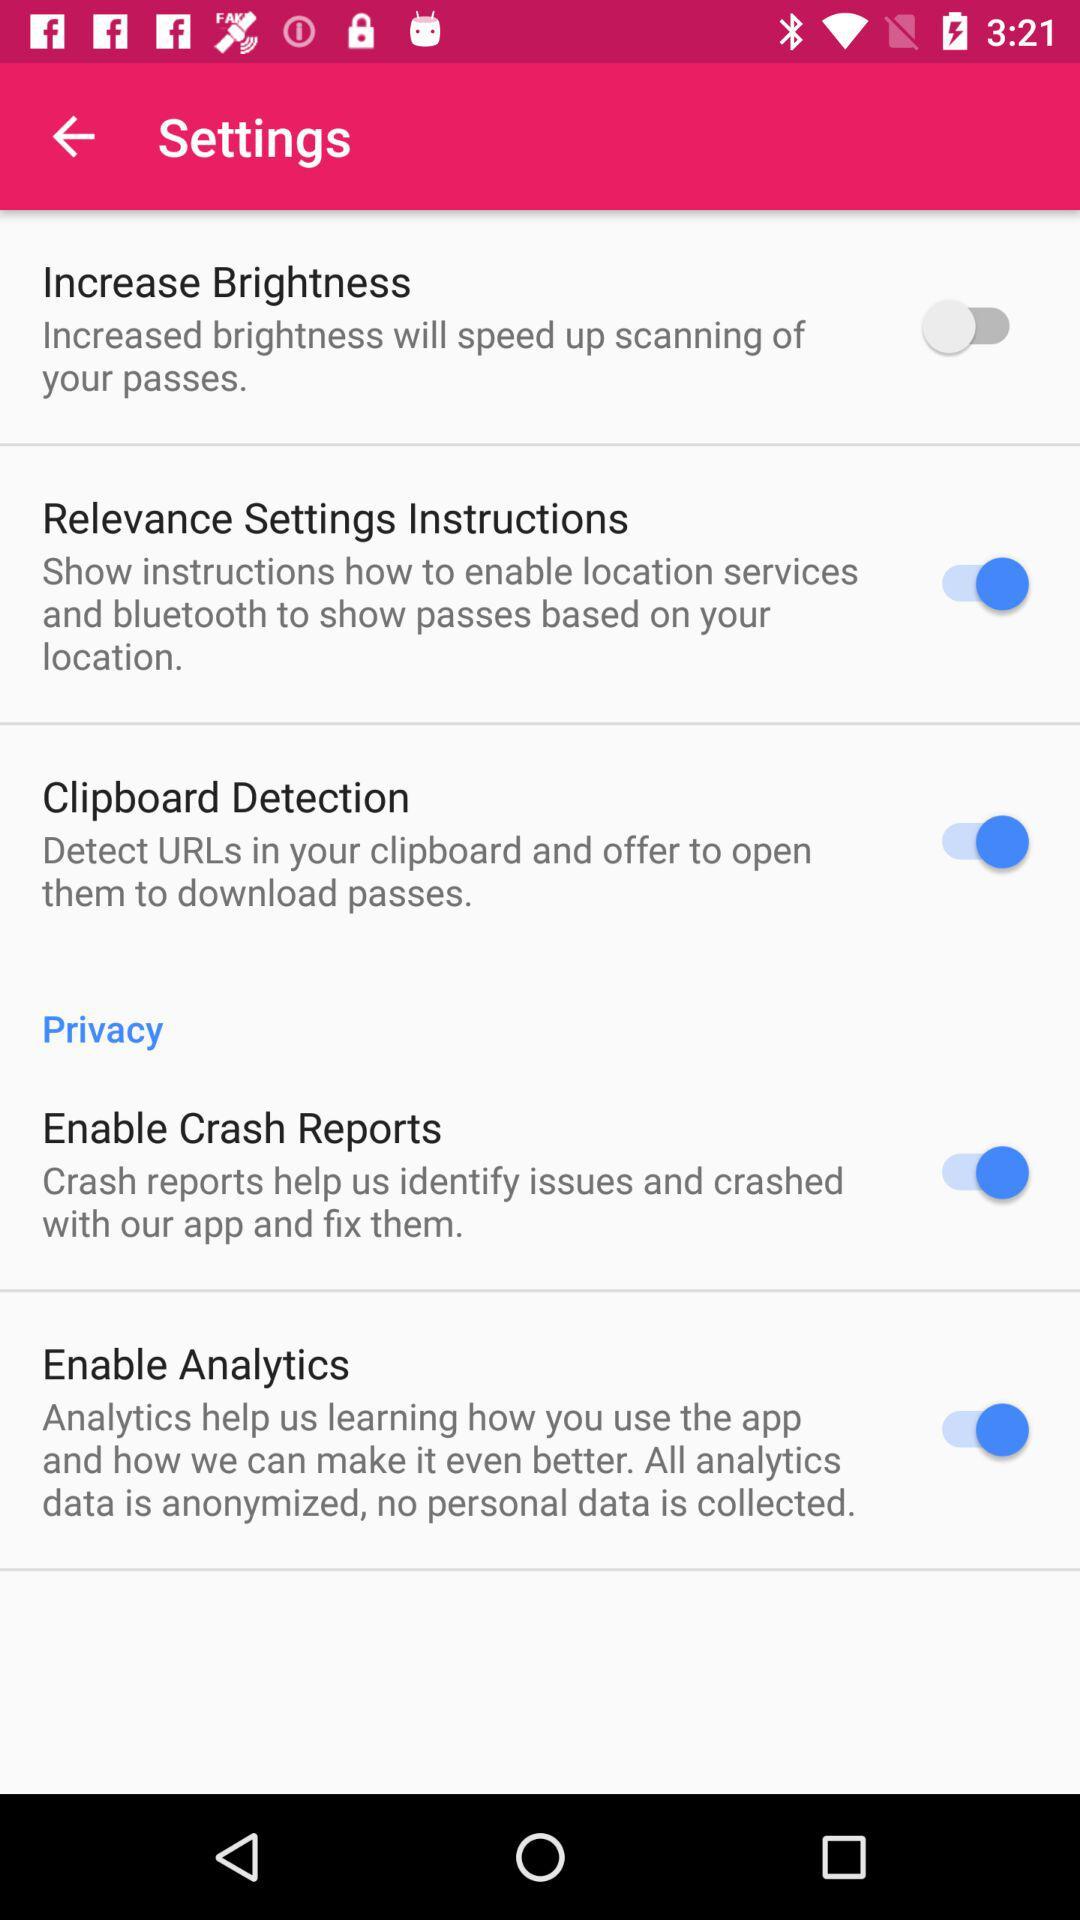 This screenshot has width=1080, height=1920. What do you see at coordinates (196, 1361) in the screenshot?
I see `the enable analytics` at bounding box center [196, 1361].